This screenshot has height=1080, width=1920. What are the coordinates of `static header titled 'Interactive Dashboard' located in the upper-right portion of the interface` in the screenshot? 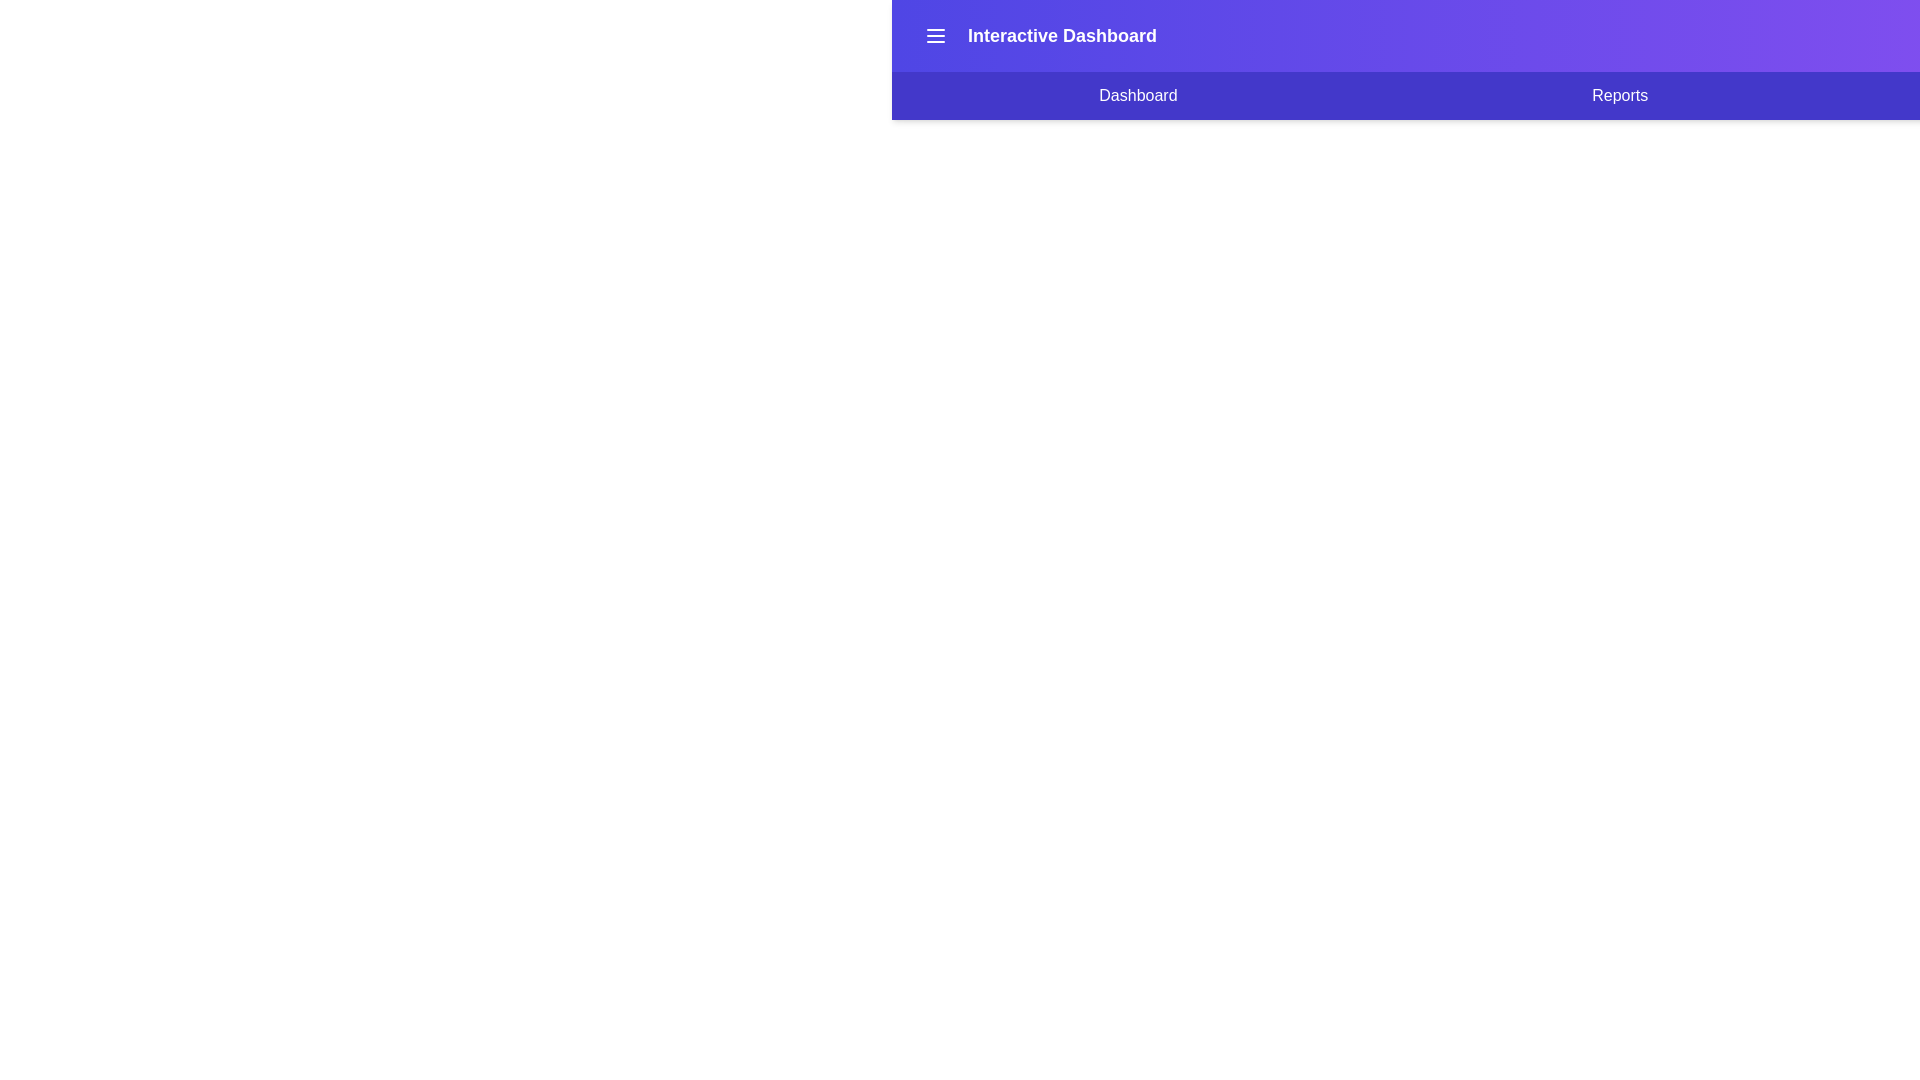 It's located at (1061, 35).